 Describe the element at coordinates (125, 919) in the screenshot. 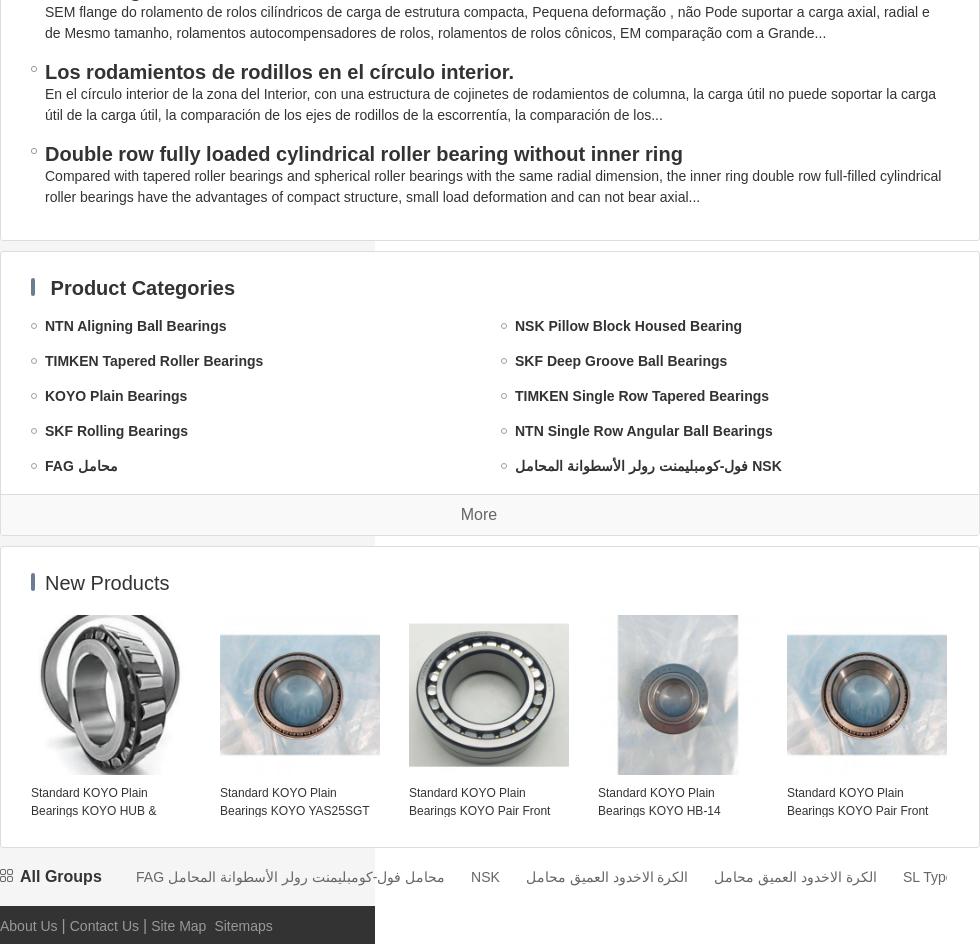

I see `'Runcing Roller bantalan'` at that location.